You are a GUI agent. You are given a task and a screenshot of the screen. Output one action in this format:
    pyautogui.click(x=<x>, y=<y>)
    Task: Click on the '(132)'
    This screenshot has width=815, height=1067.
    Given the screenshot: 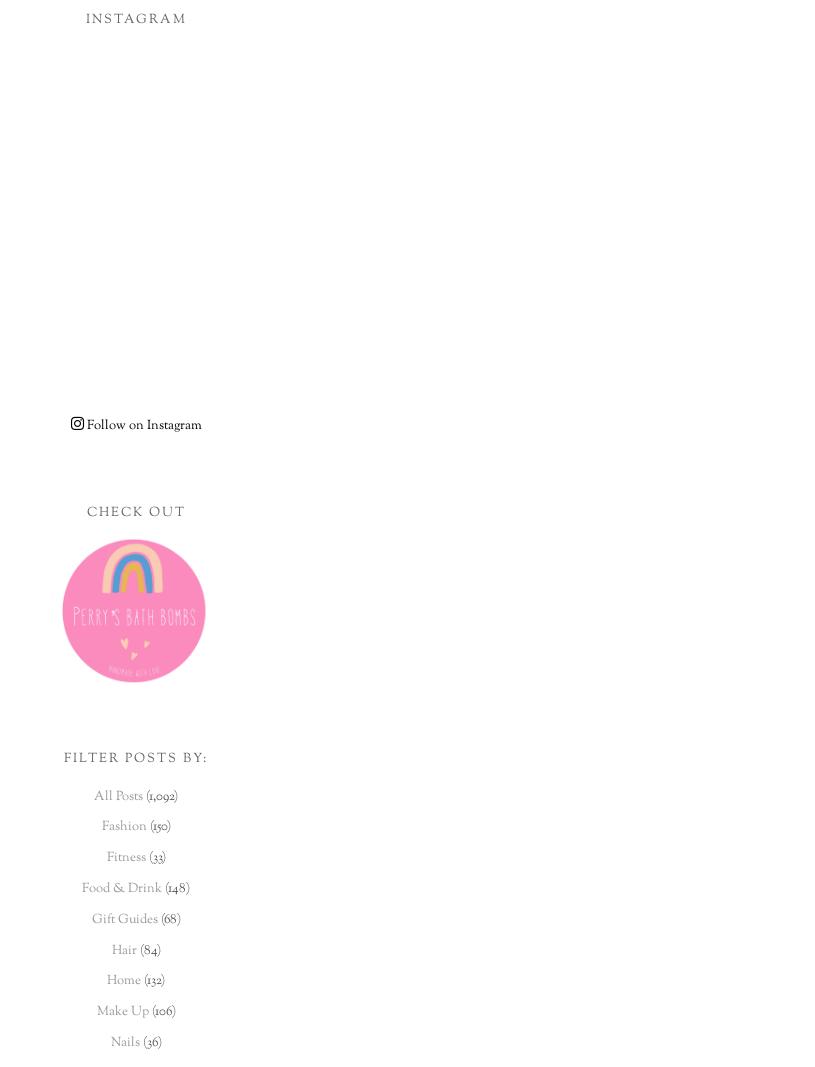 What is the action you would take?
    pyautogui.click(x=140, y=980)
    